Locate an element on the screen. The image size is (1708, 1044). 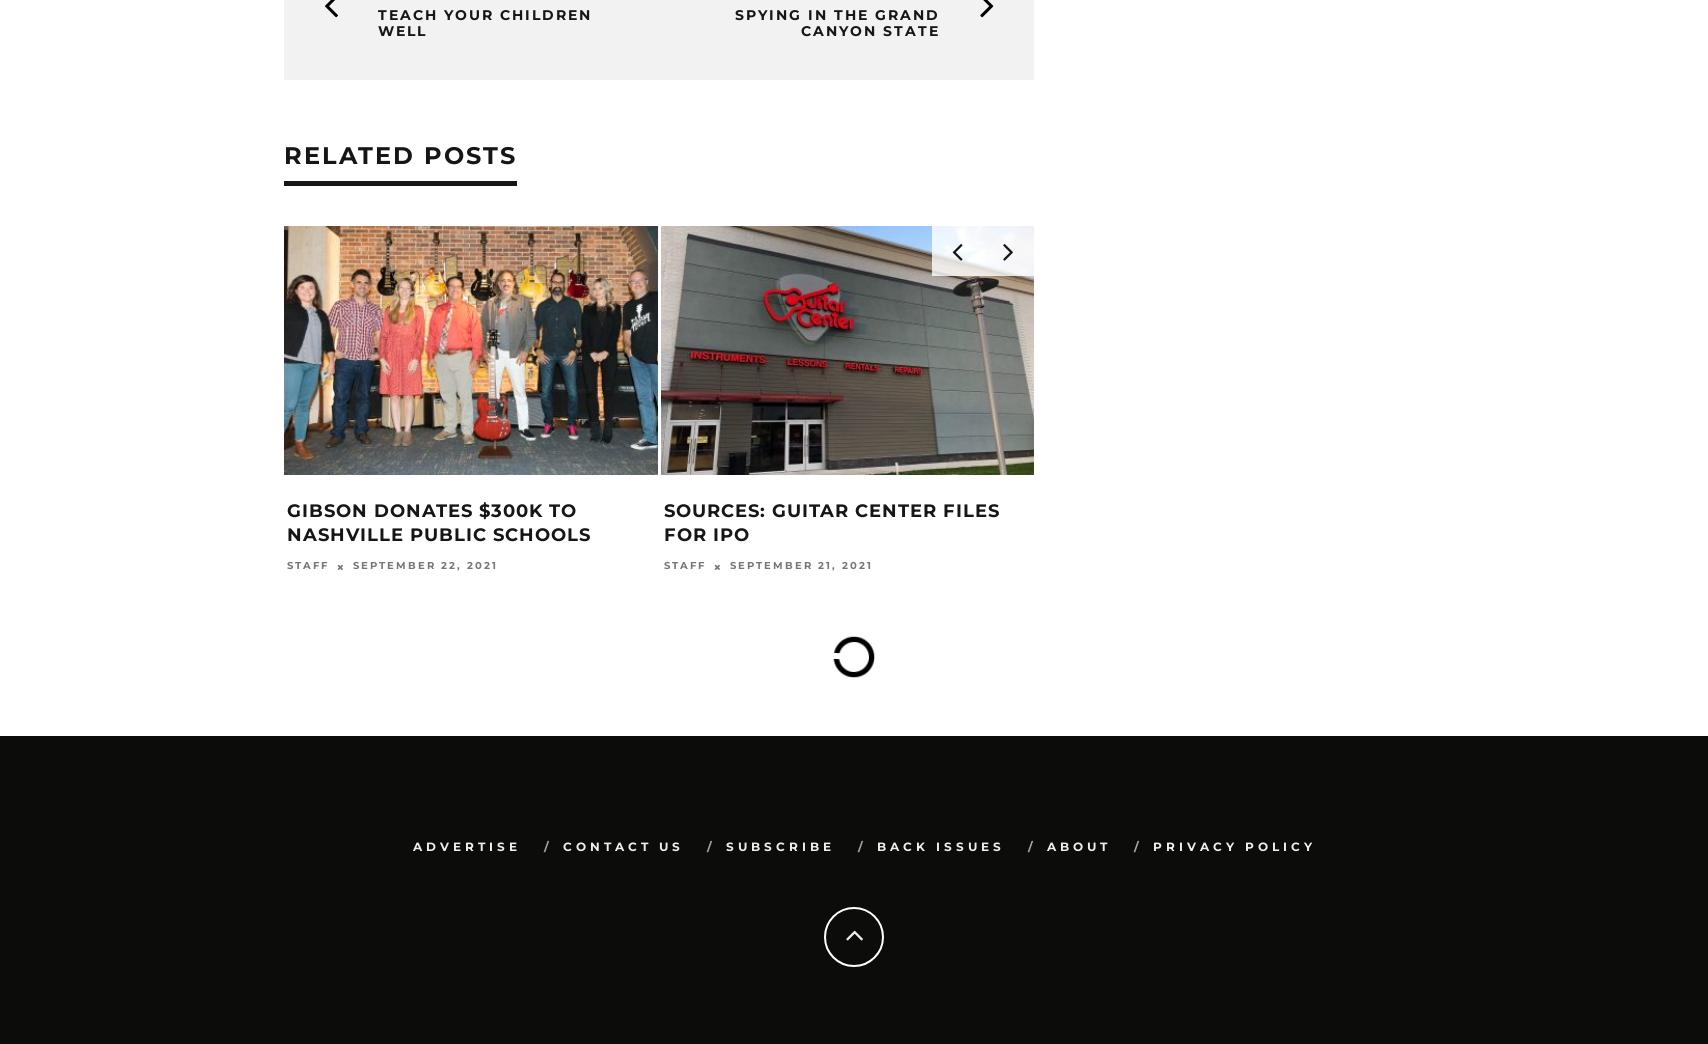
'Spying In The Grand Canyon State' is located at coordinates (837, 21).